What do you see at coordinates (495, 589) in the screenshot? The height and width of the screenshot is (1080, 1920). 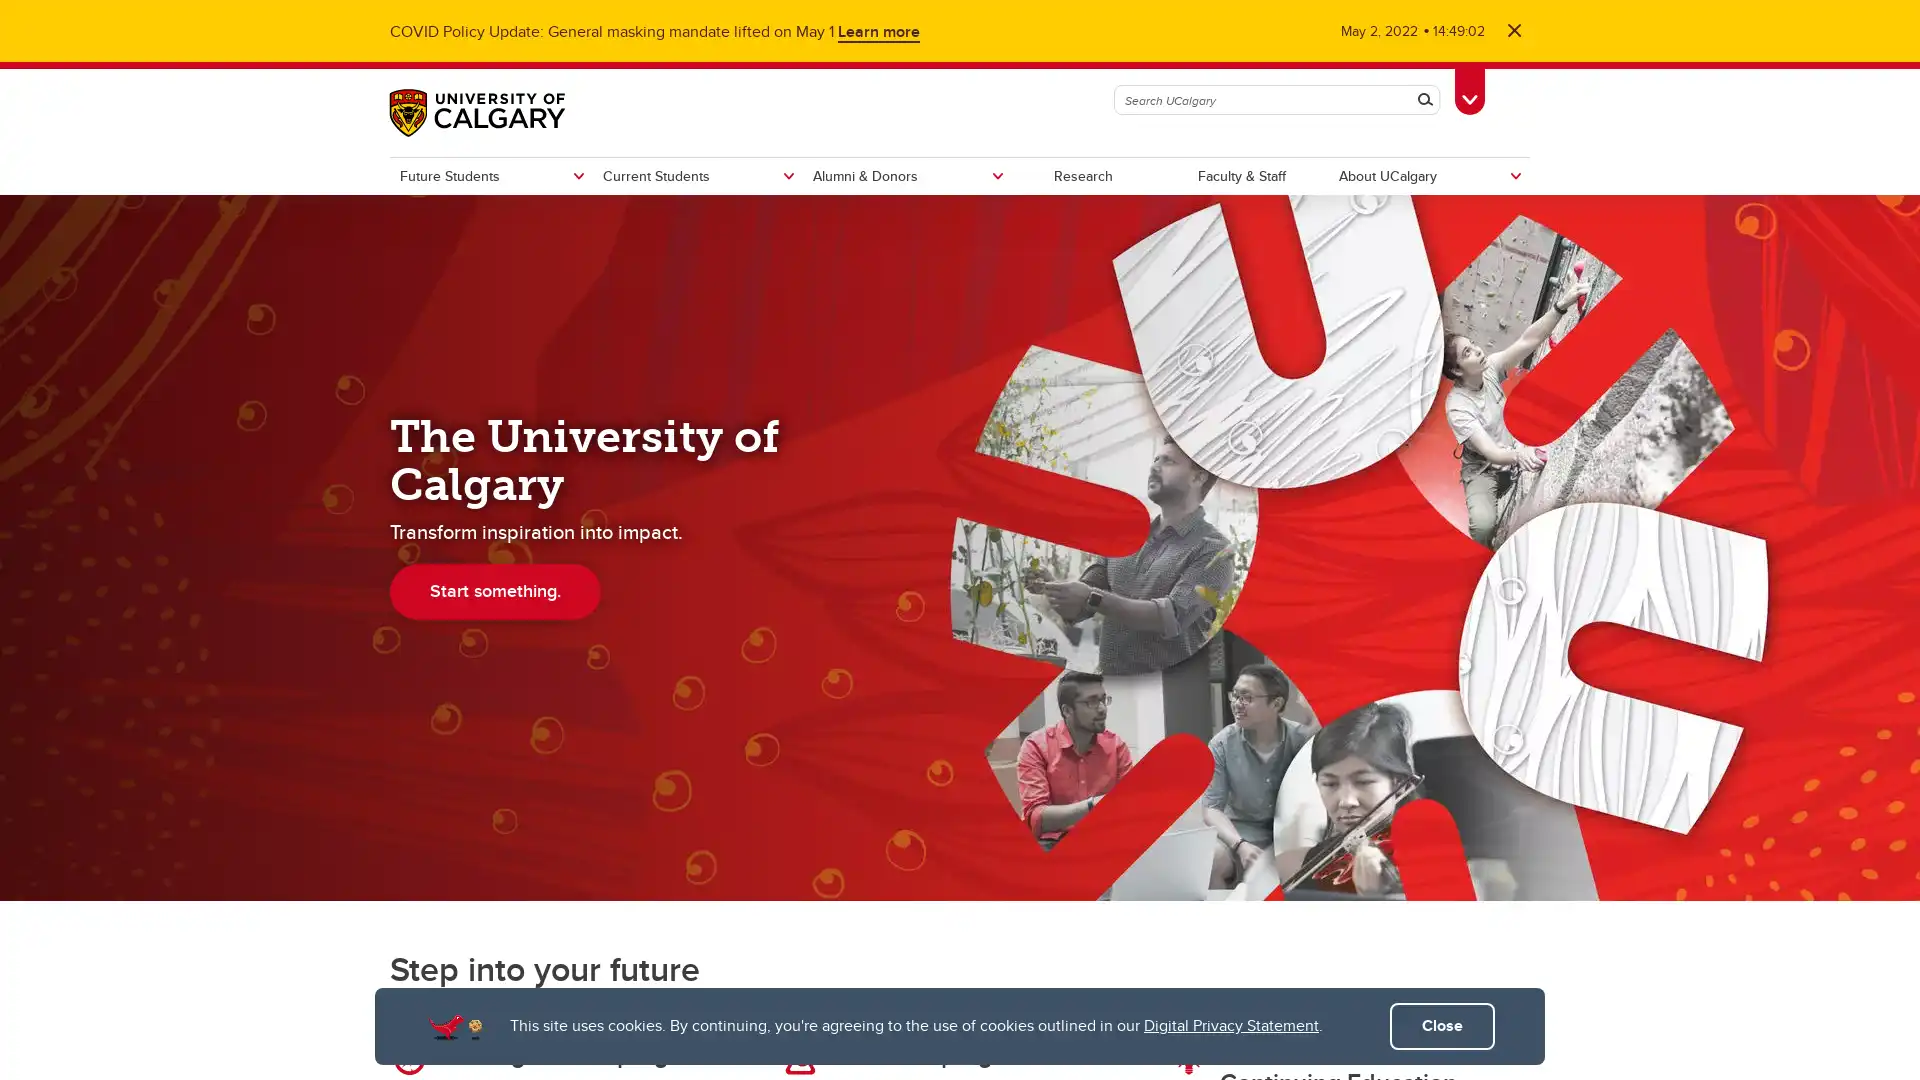 I see `Start something.` at bounding box center [495, 589].